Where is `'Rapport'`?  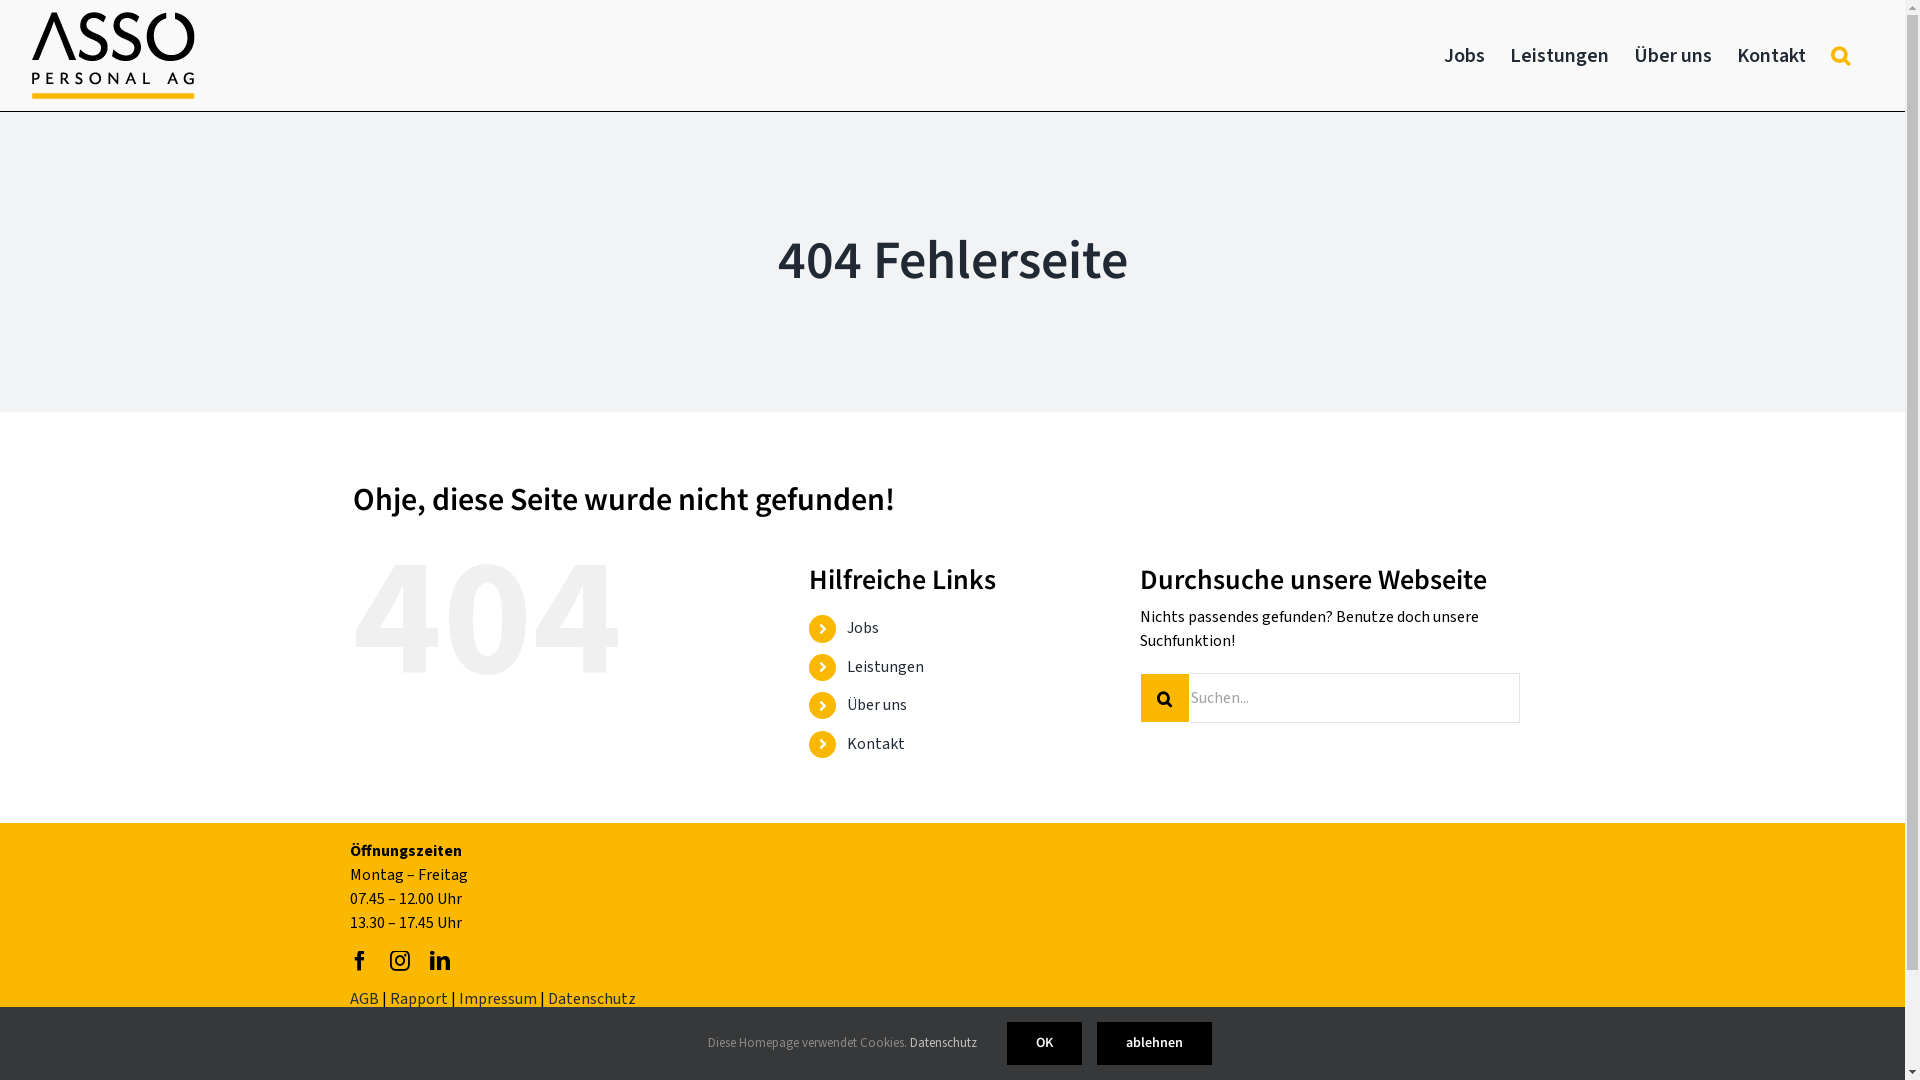 'Rapport' is located at coordinates (417, 999).